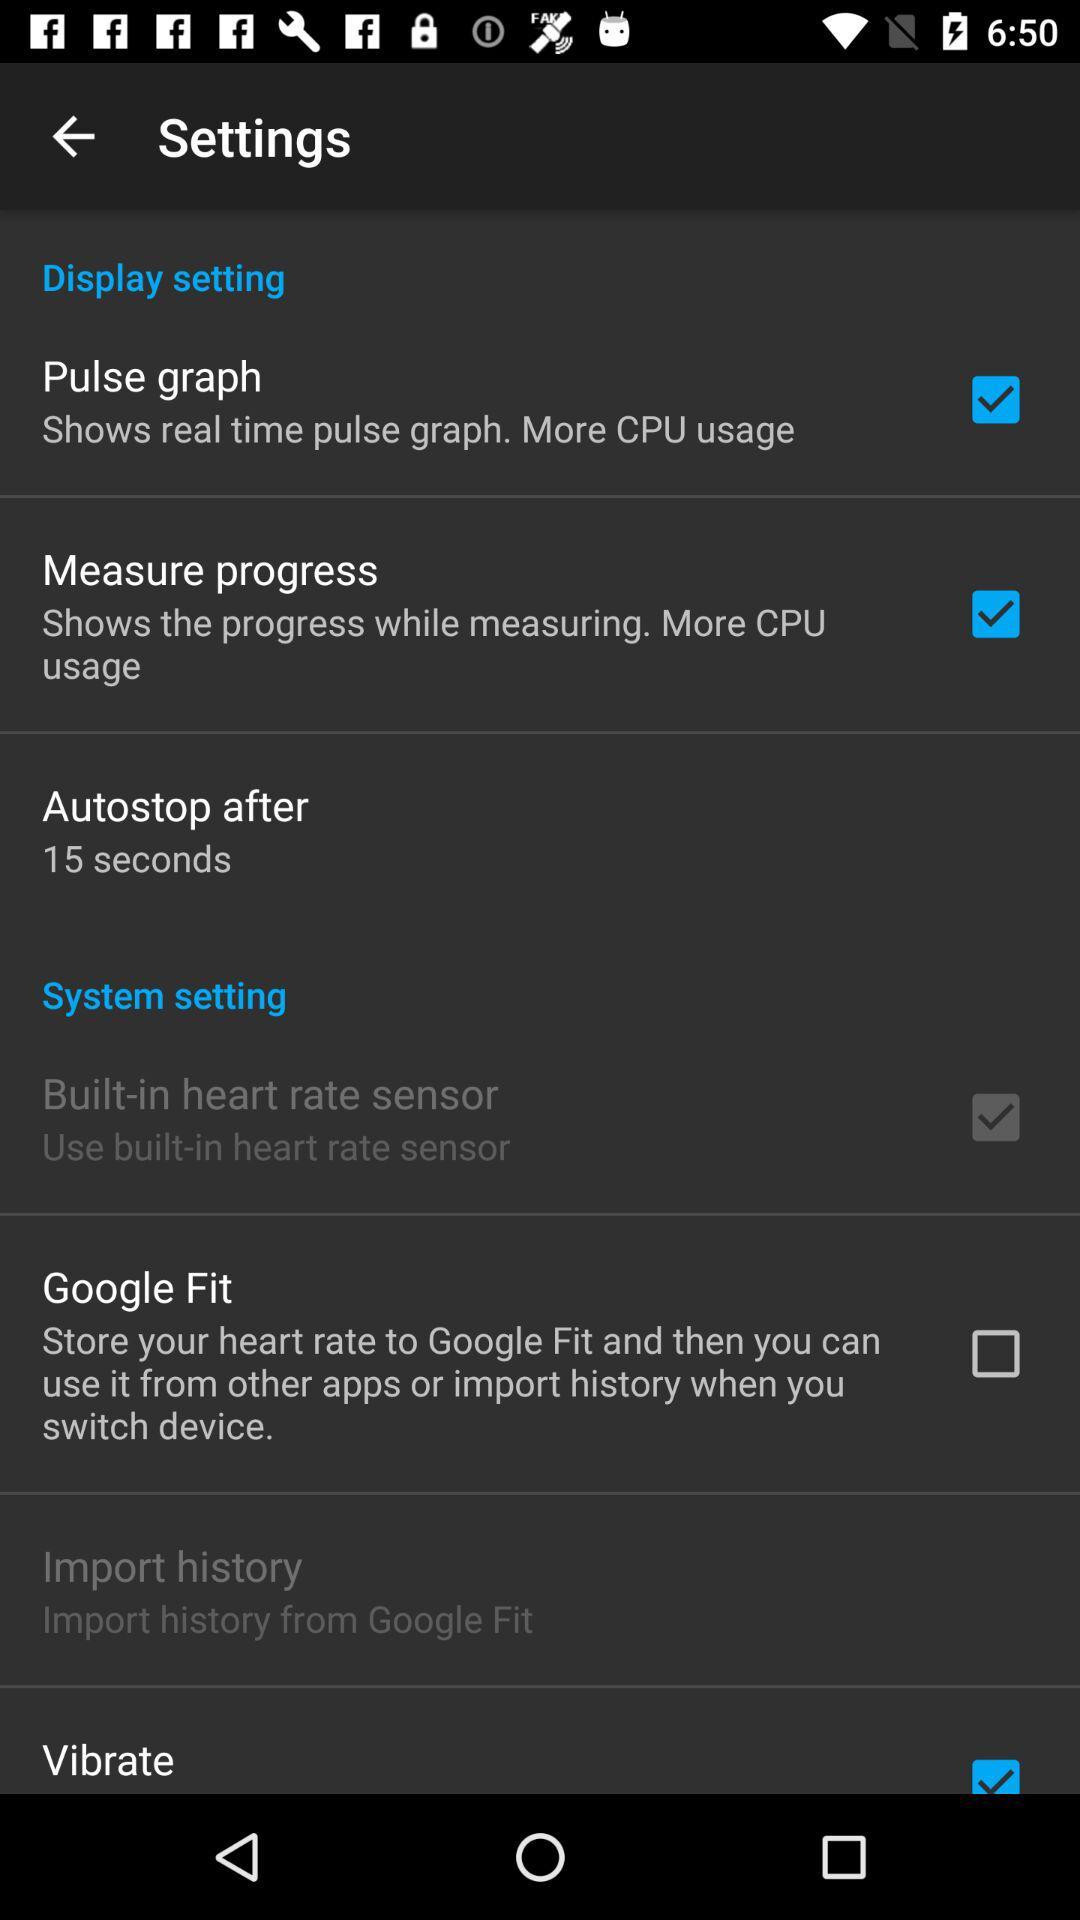  I want to click on app next to the settings app, so click(72, 135).